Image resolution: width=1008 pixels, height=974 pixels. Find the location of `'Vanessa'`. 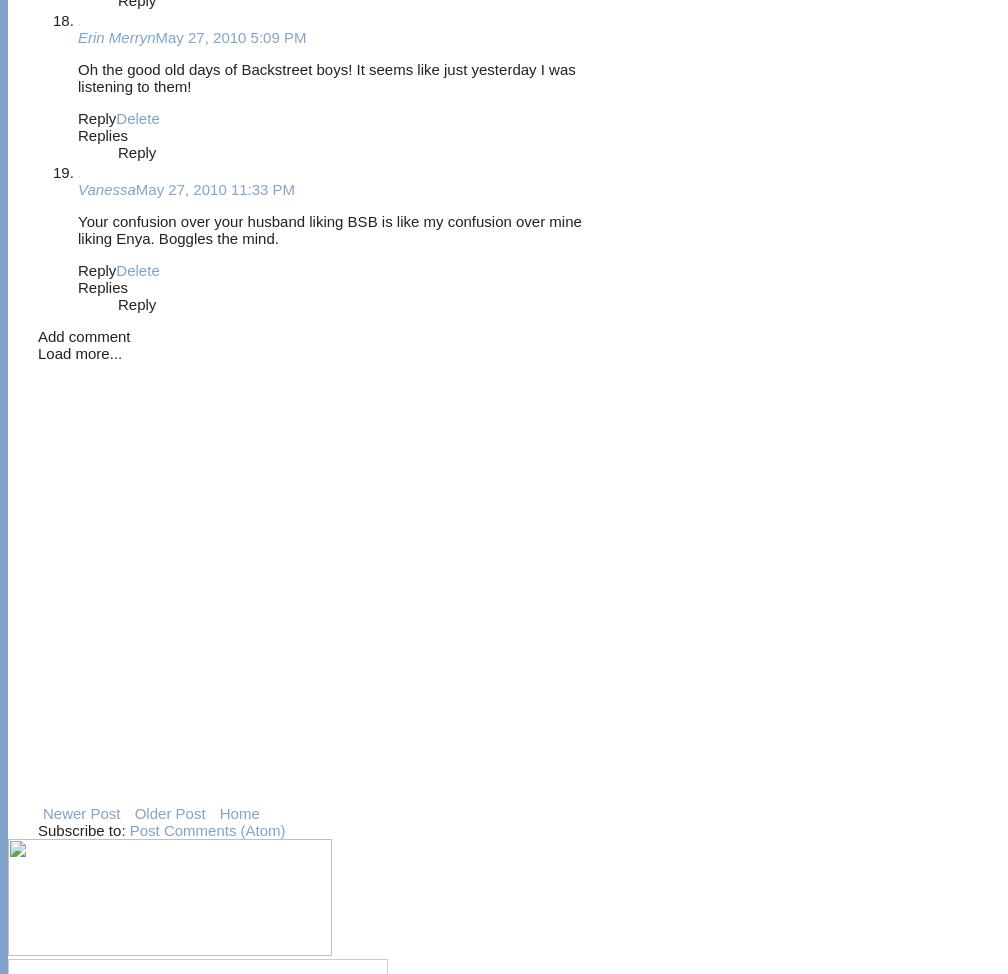

'Vanessa' is located at coordinates (106, 188).